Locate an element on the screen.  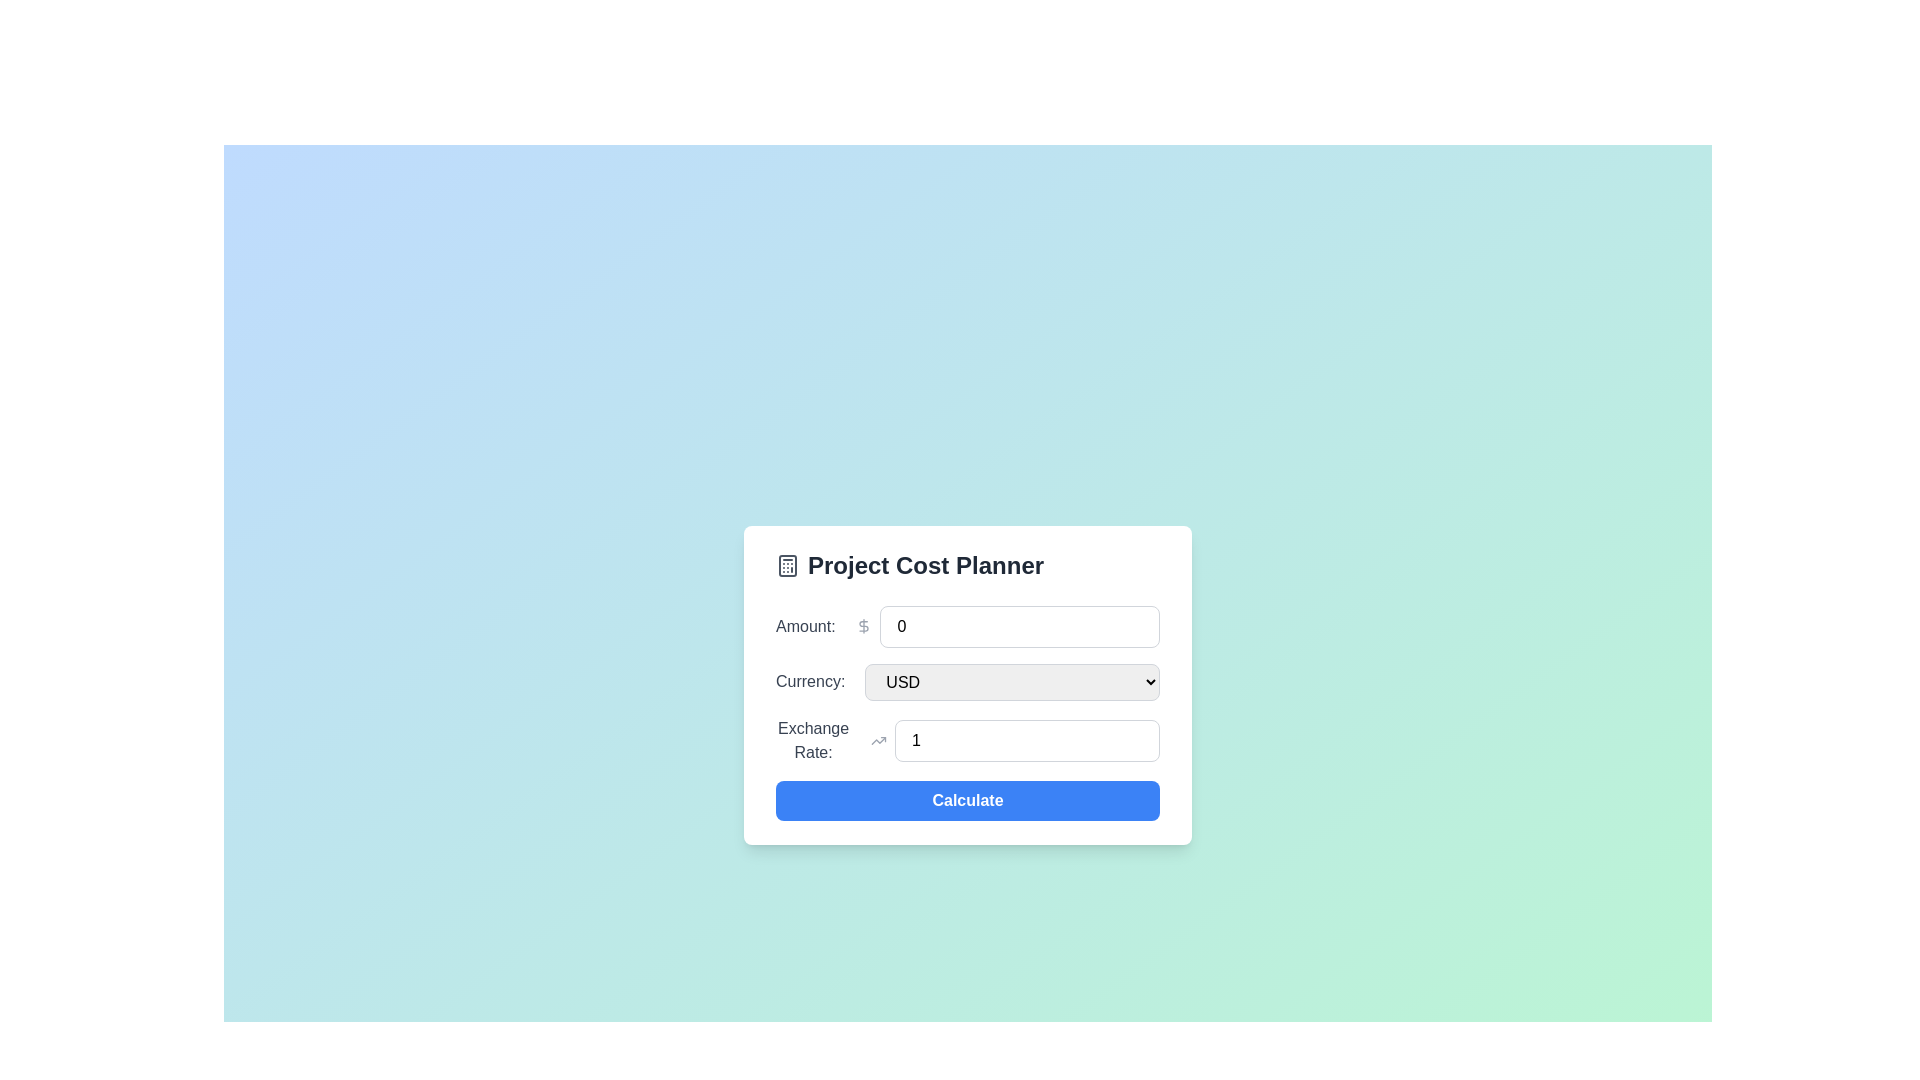
to select the content is located at coordinates (1020, 625).